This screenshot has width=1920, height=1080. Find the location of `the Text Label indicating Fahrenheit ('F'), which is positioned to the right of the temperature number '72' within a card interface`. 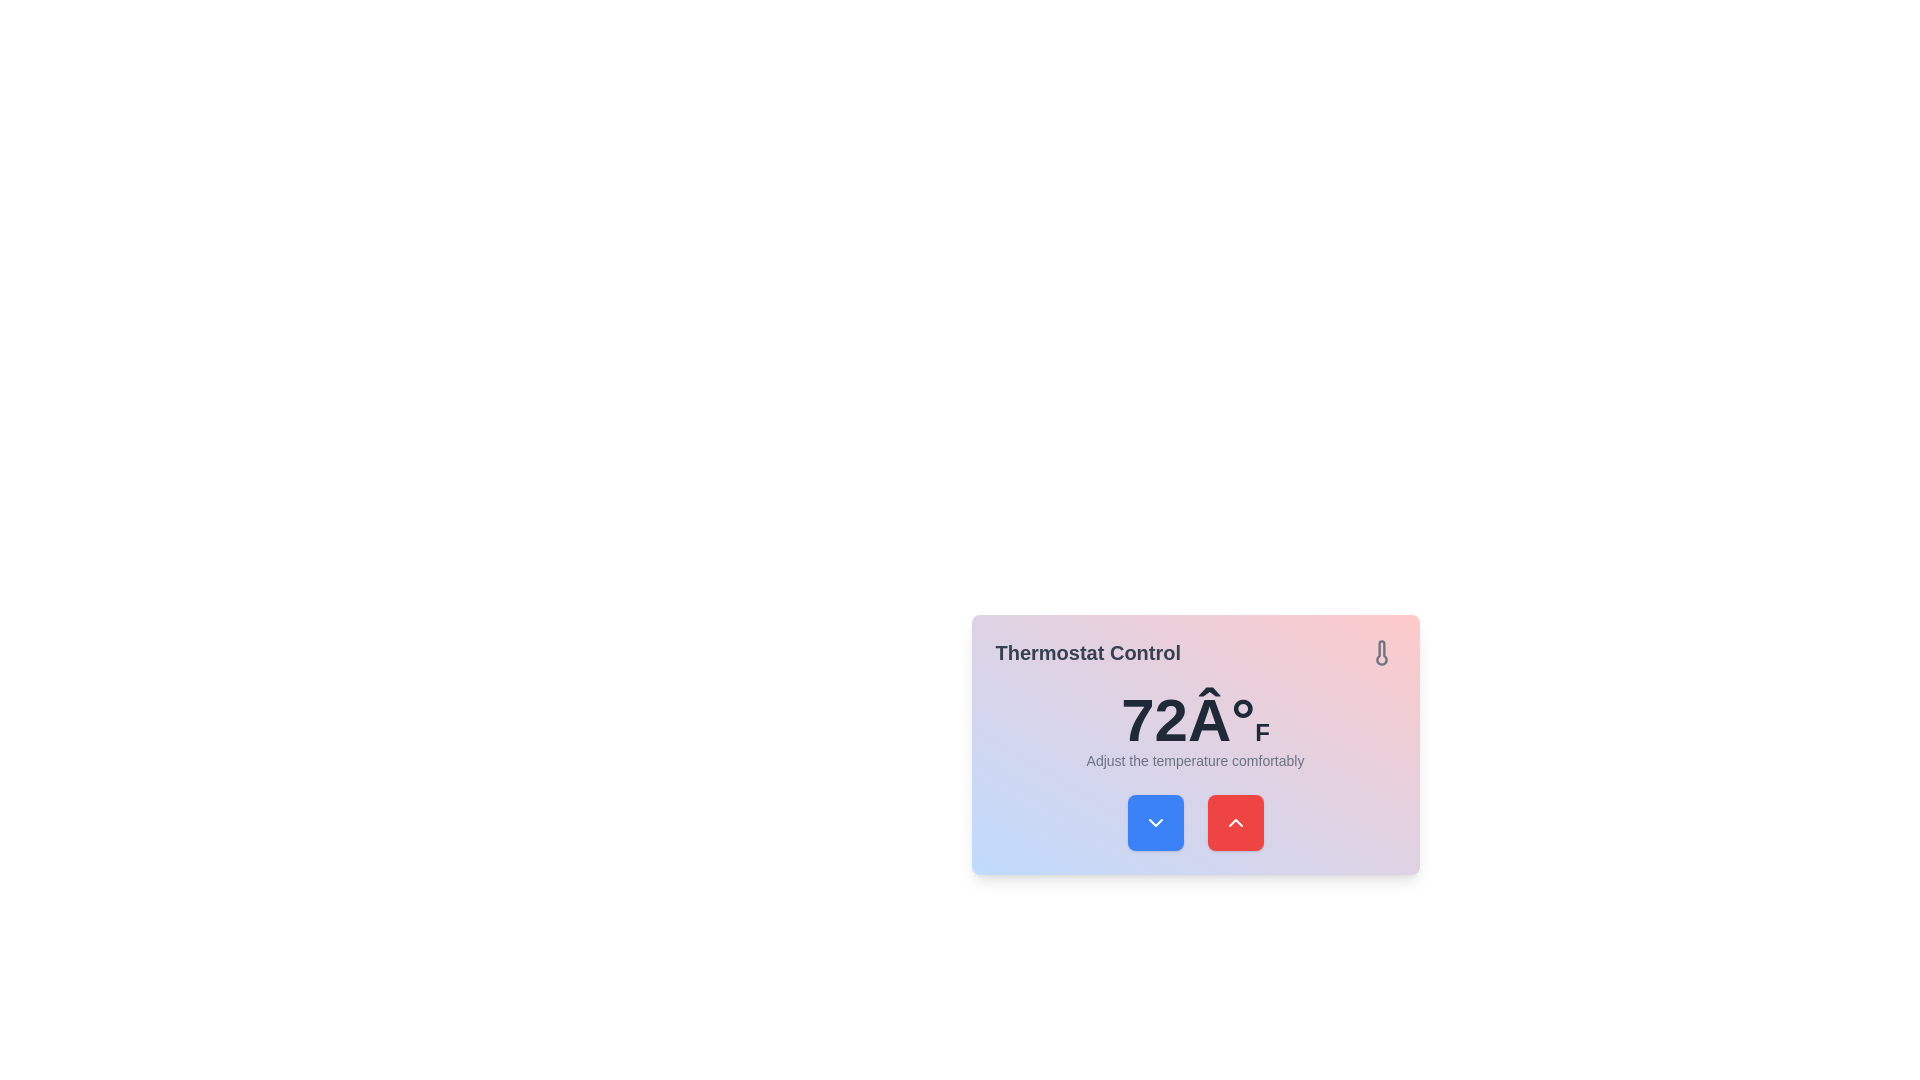

the Text Label indicating Fahrenheit ('F'), which is positioned to the right of the temperature number '72' within a card interface is located at coordinates (1261, 732).